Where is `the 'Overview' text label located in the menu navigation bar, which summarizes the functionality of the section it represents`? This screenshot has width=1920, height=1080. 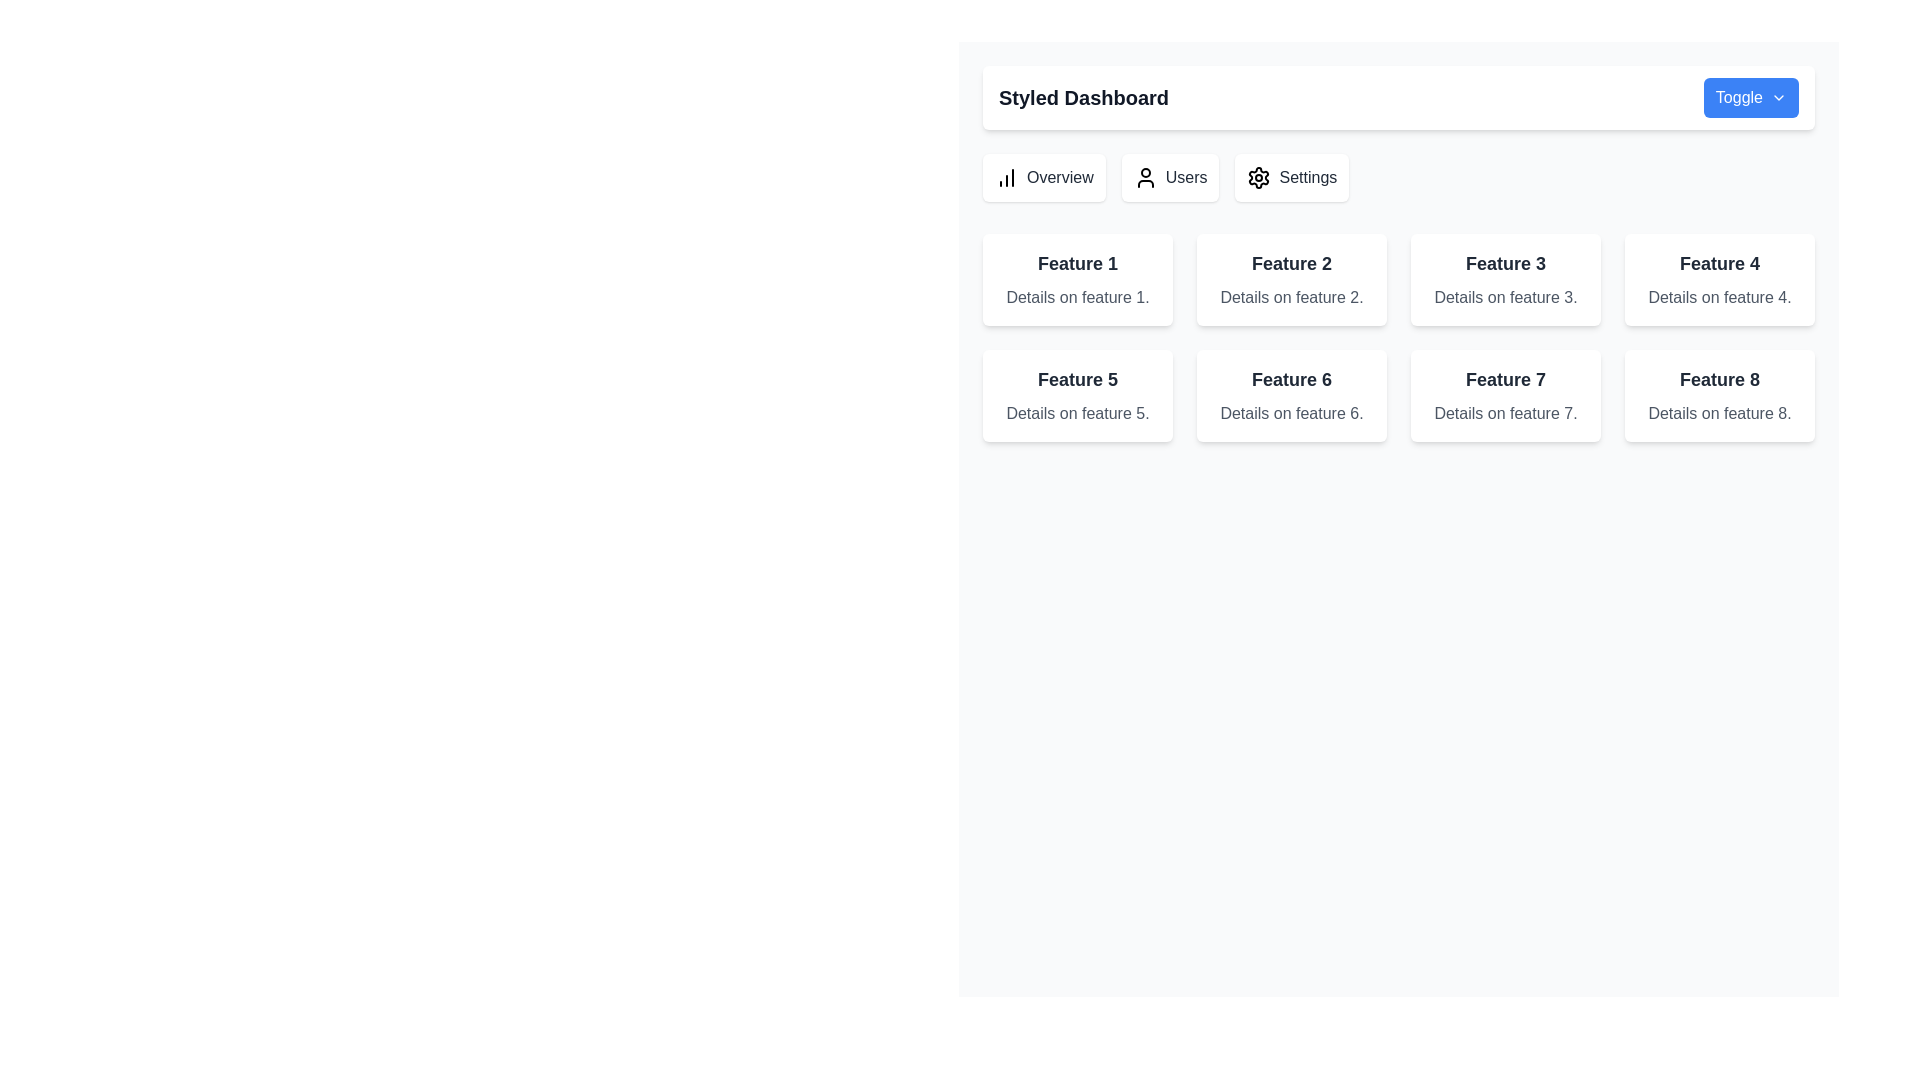 the 'Overview' text label located in the menu navigation bar, which summarizes the functionality of the section it represents is located at coordinates (1059, 176).